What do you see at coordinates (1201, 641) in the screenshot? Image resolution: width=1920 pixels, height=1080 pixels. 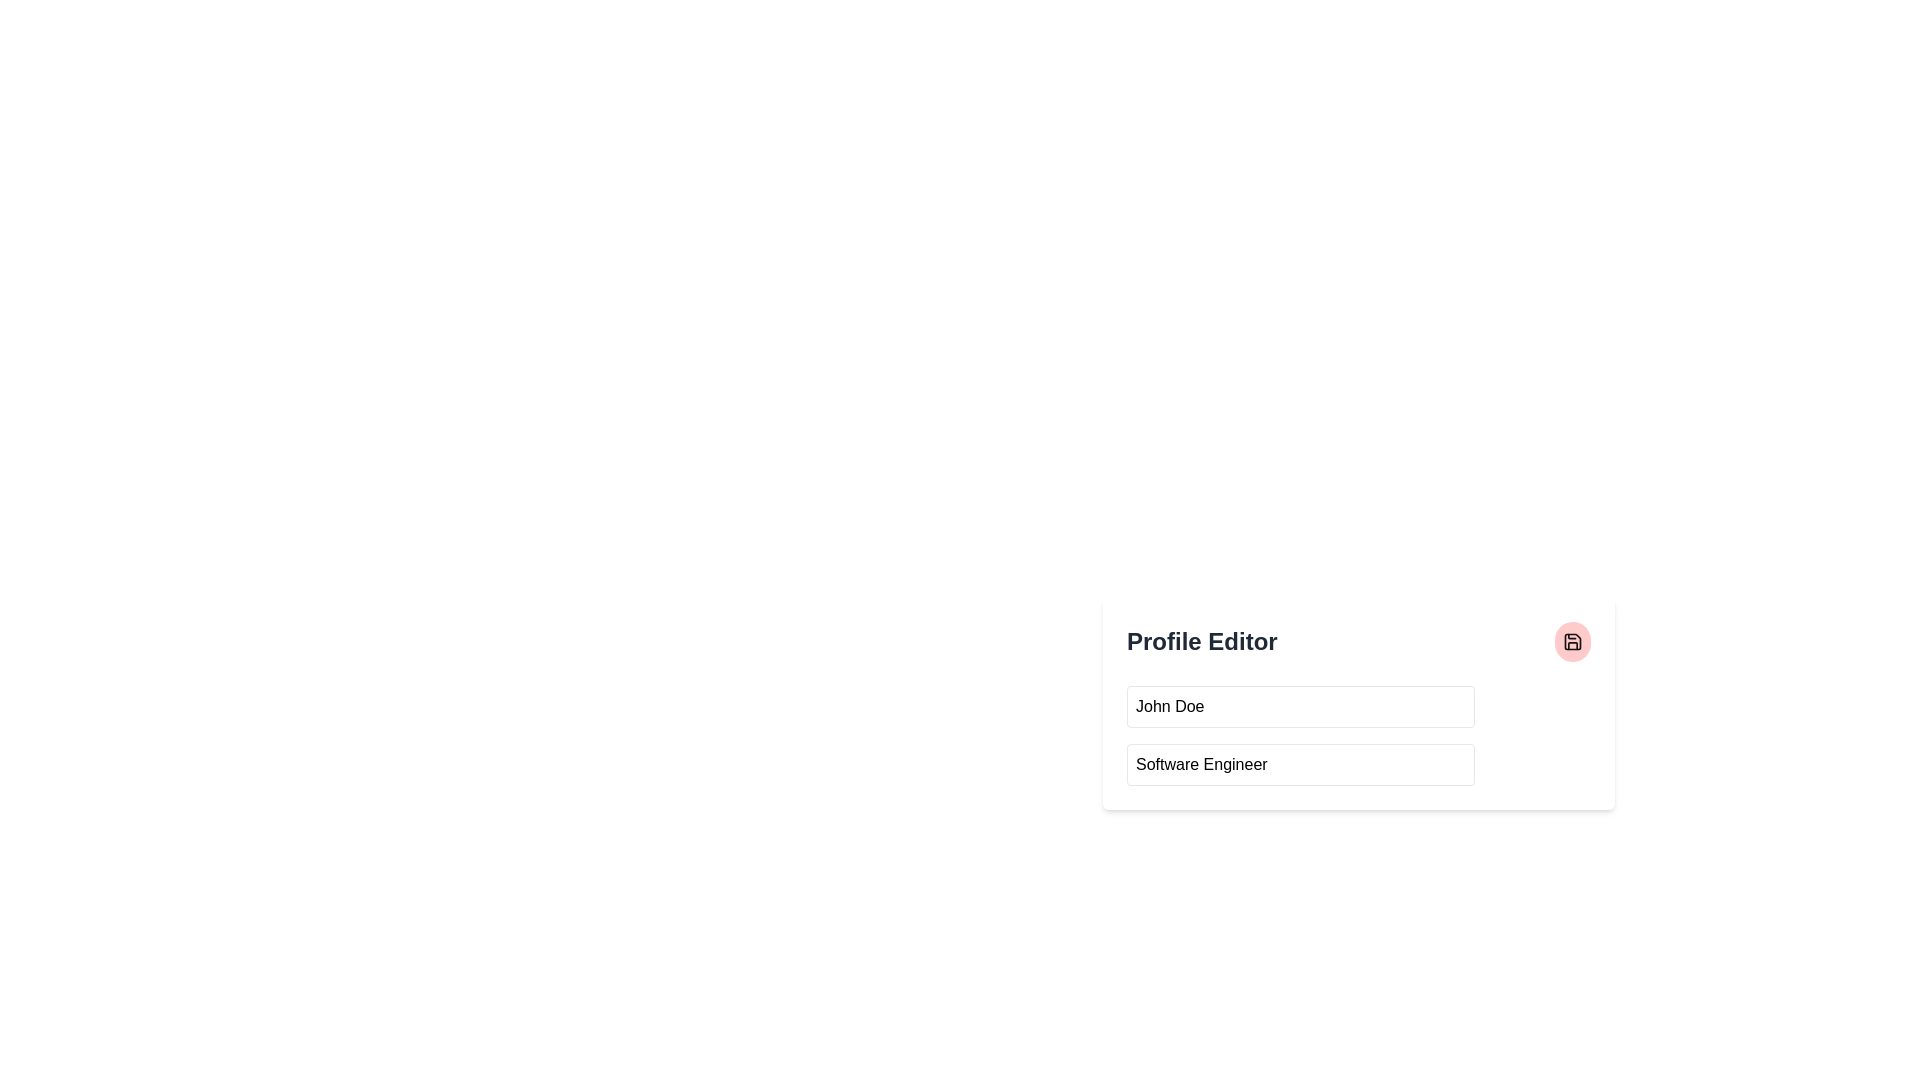 I see `the bold text header labeled 'Profile Editor' located at the top of the profile editing section, which is styled in large font and colored dark gray against a white background` at bounding box center [1201, 641].